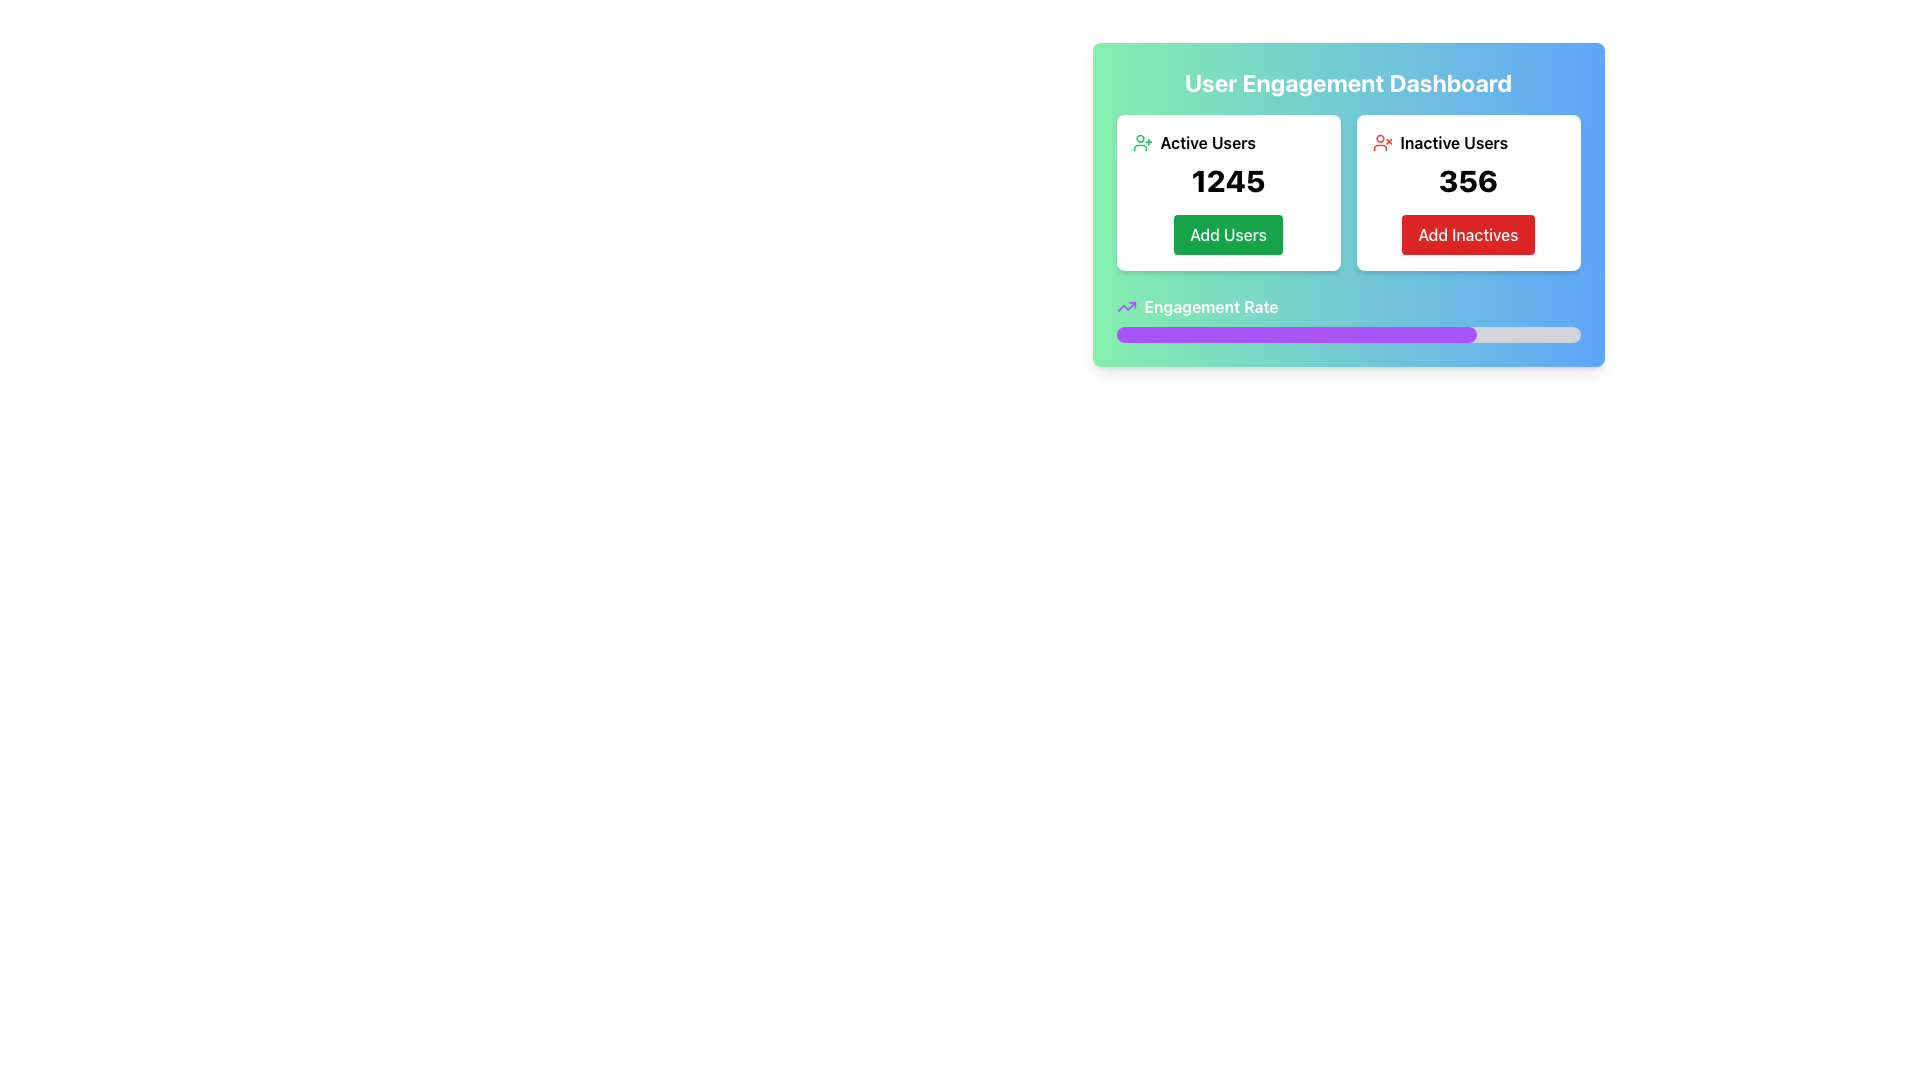  I want to click on the 'Add Users' button, which is a green rectangular button with white text located below the number '1245' in the 'Active Users' section, so click(1227, 234).